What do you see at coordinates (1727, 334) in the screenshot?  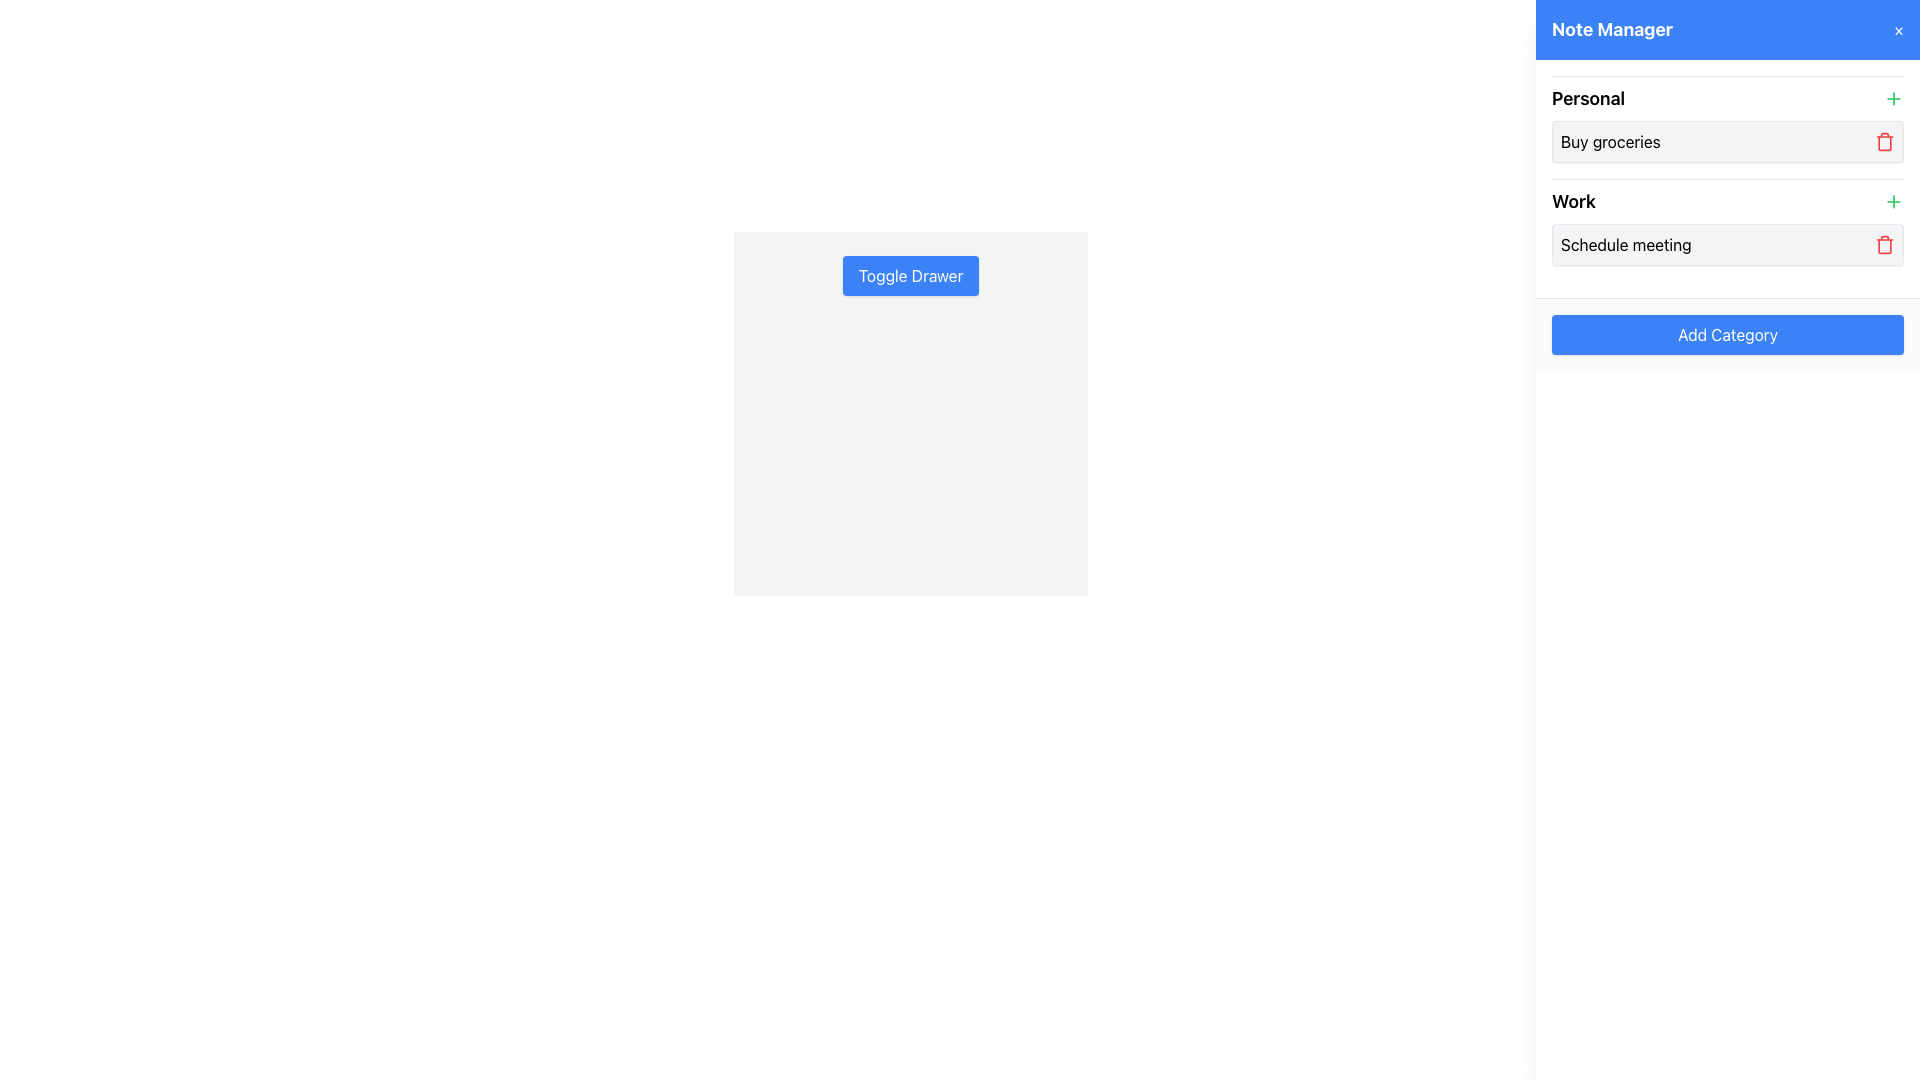 I see `the 'Add New Category' button located in the 'Note Manager' section, positioned at the bottom below the 'Work' category` at bounding box center [1727, 334].